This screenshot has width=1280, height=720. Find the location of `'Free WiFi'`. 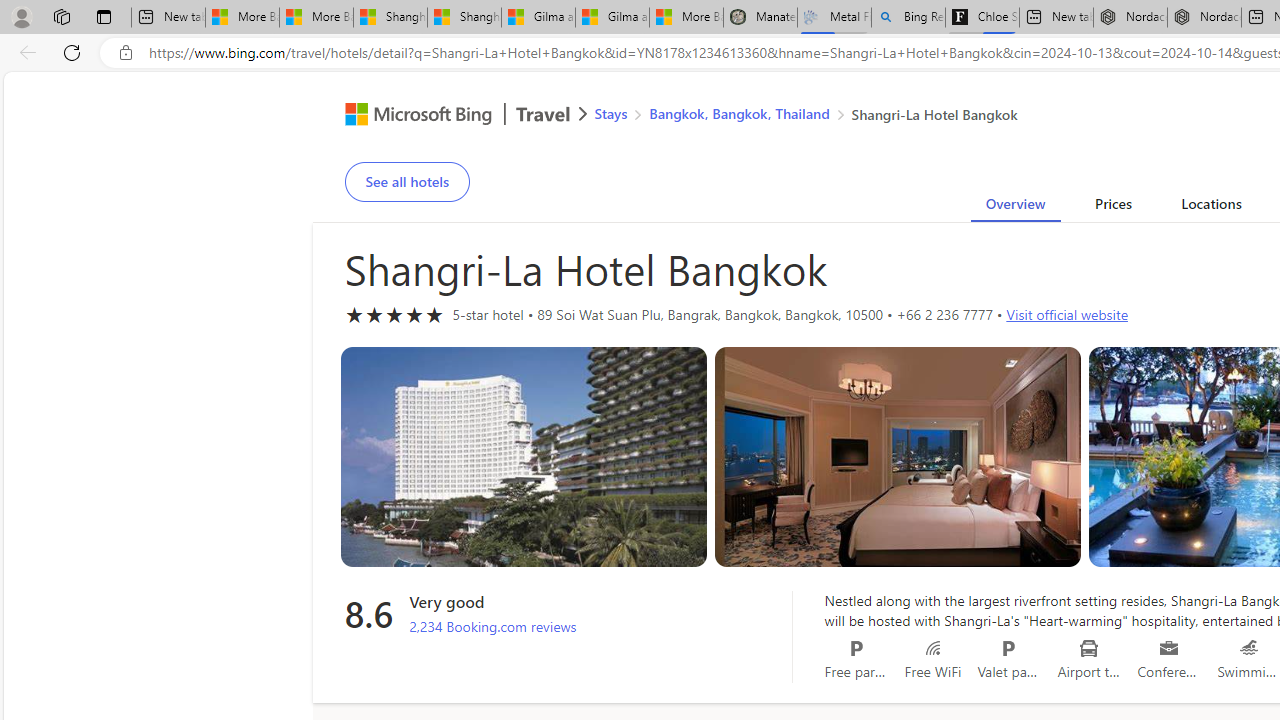

'Free WiFi' is located at coordinates (931, 648).